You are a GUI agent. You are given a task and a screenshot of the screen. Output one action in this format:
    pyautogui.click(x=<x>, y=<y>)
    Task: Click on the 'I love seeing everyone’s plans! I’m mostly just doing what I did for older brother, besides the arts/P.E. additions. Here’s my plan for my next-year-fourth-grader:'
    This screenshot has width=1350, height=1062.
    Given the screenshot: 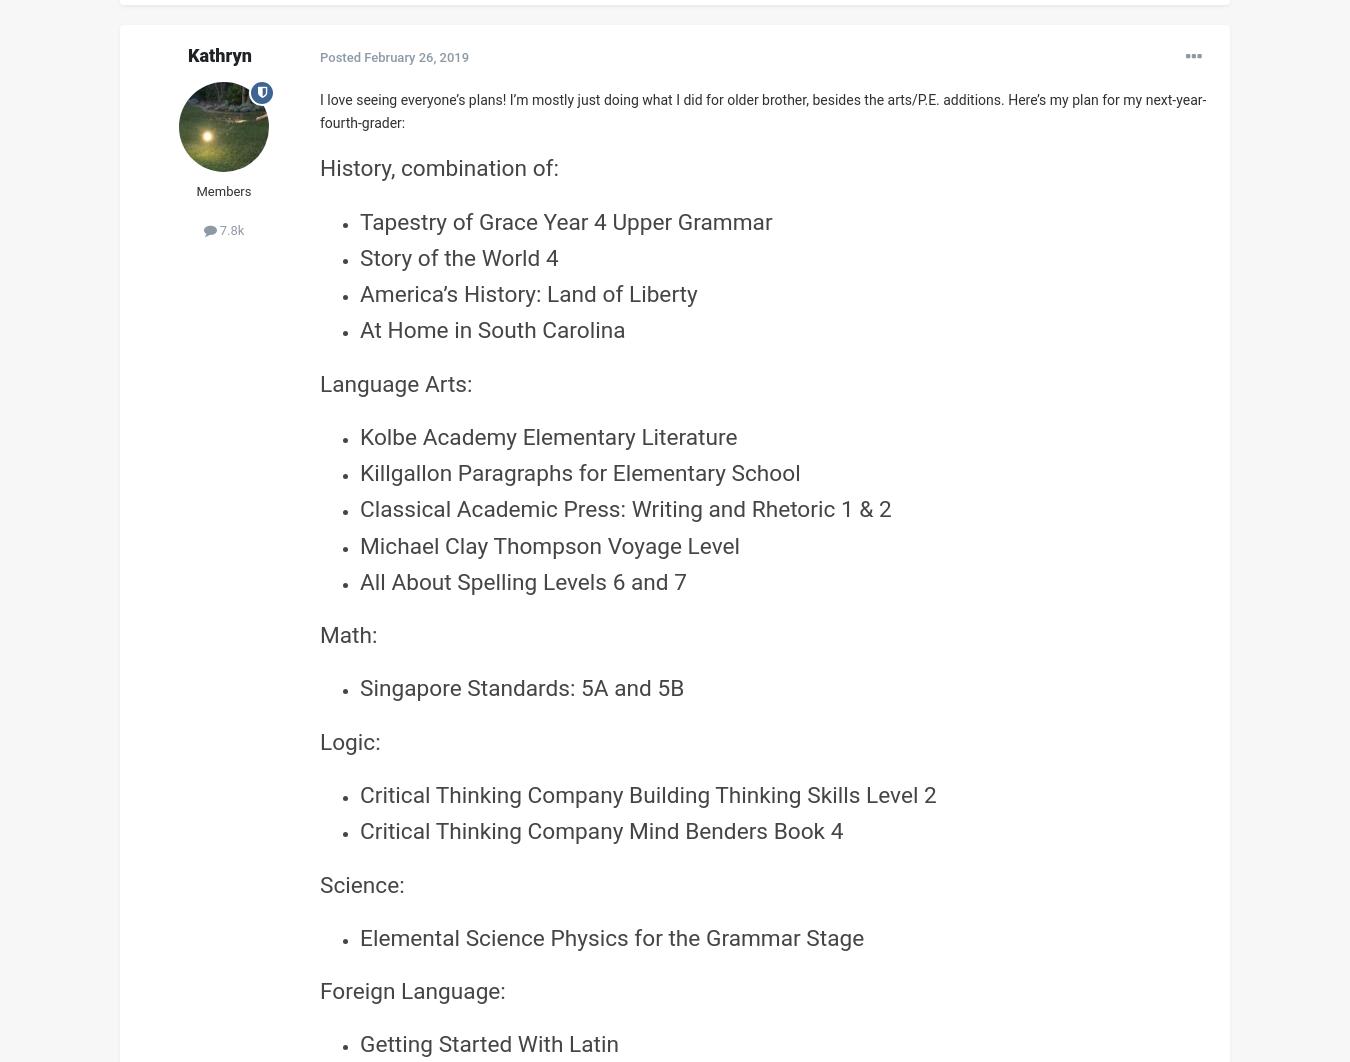 What is the action you would take?
    pyautogui.click(x=762, y=110)
    